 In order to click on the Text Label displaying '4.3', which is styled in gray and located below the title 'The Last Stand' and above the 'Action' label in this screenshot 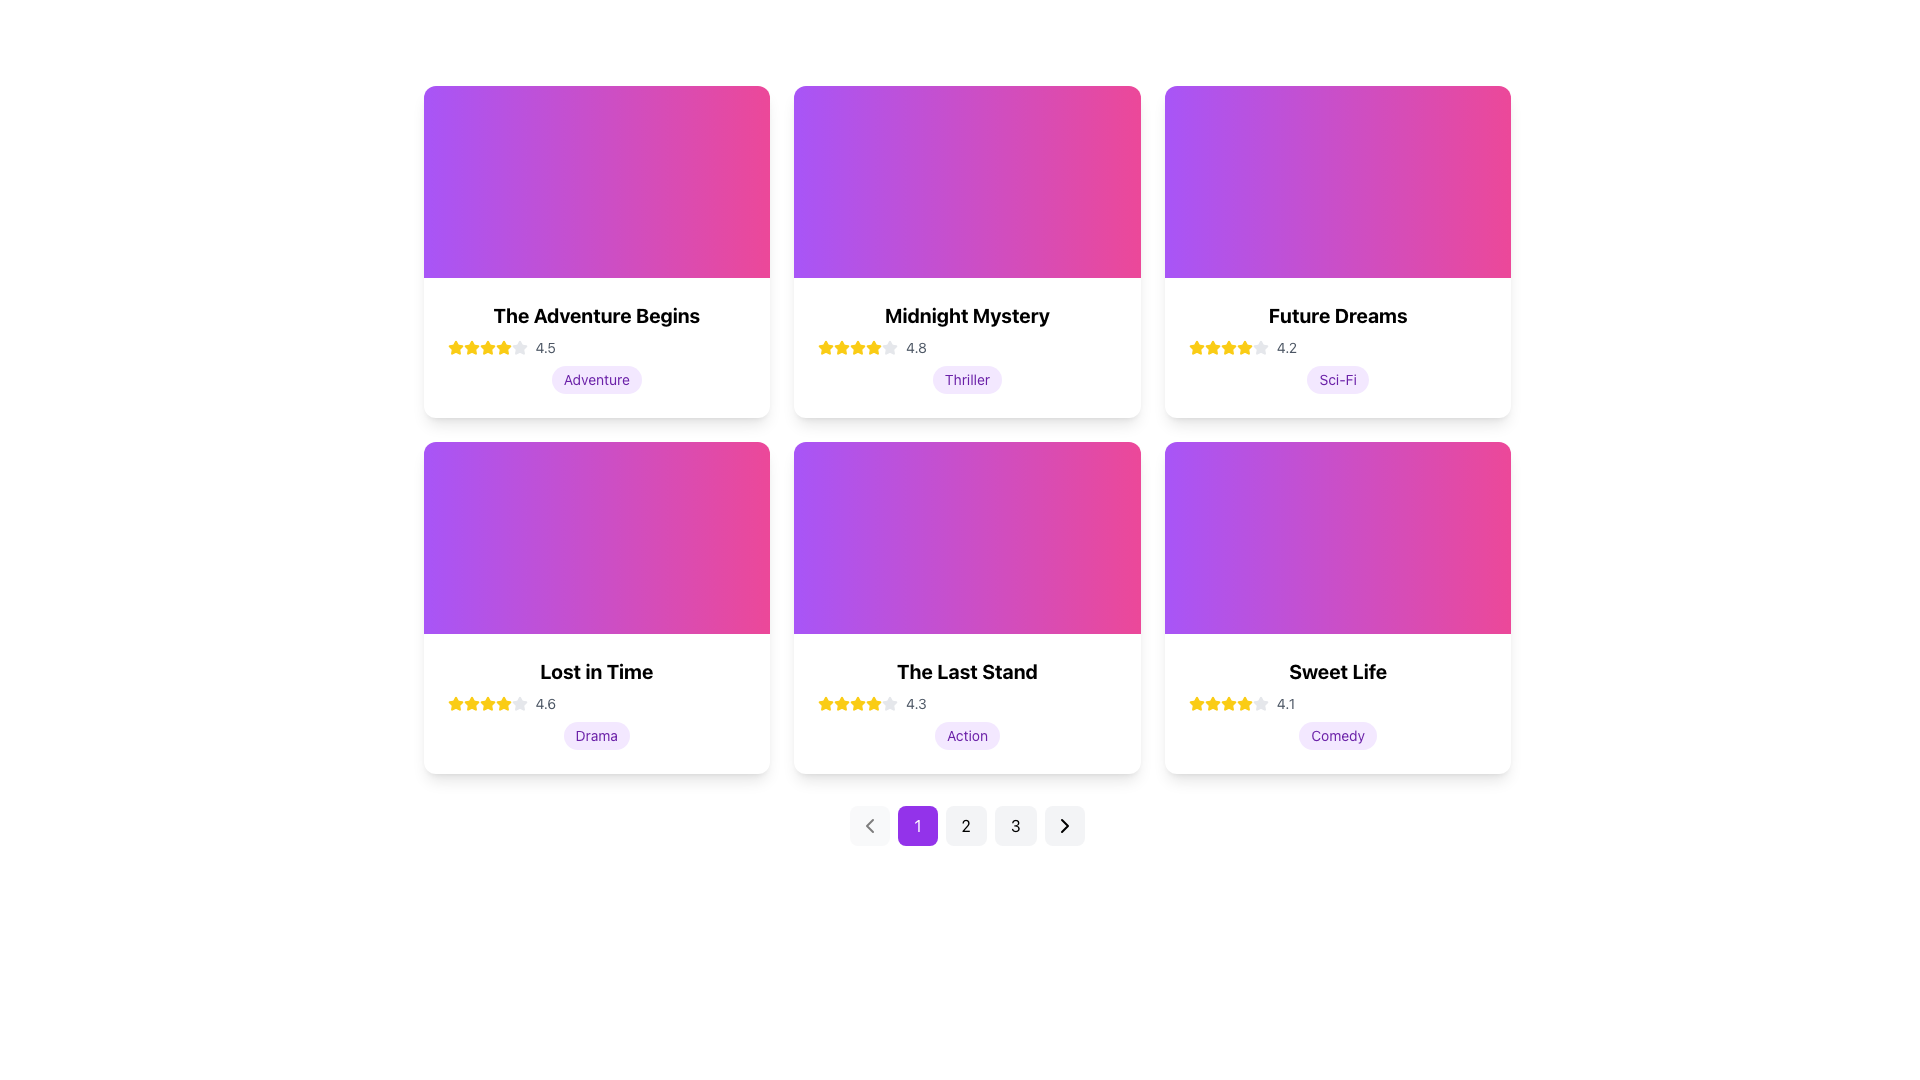, I will do `click(915, 703)`.